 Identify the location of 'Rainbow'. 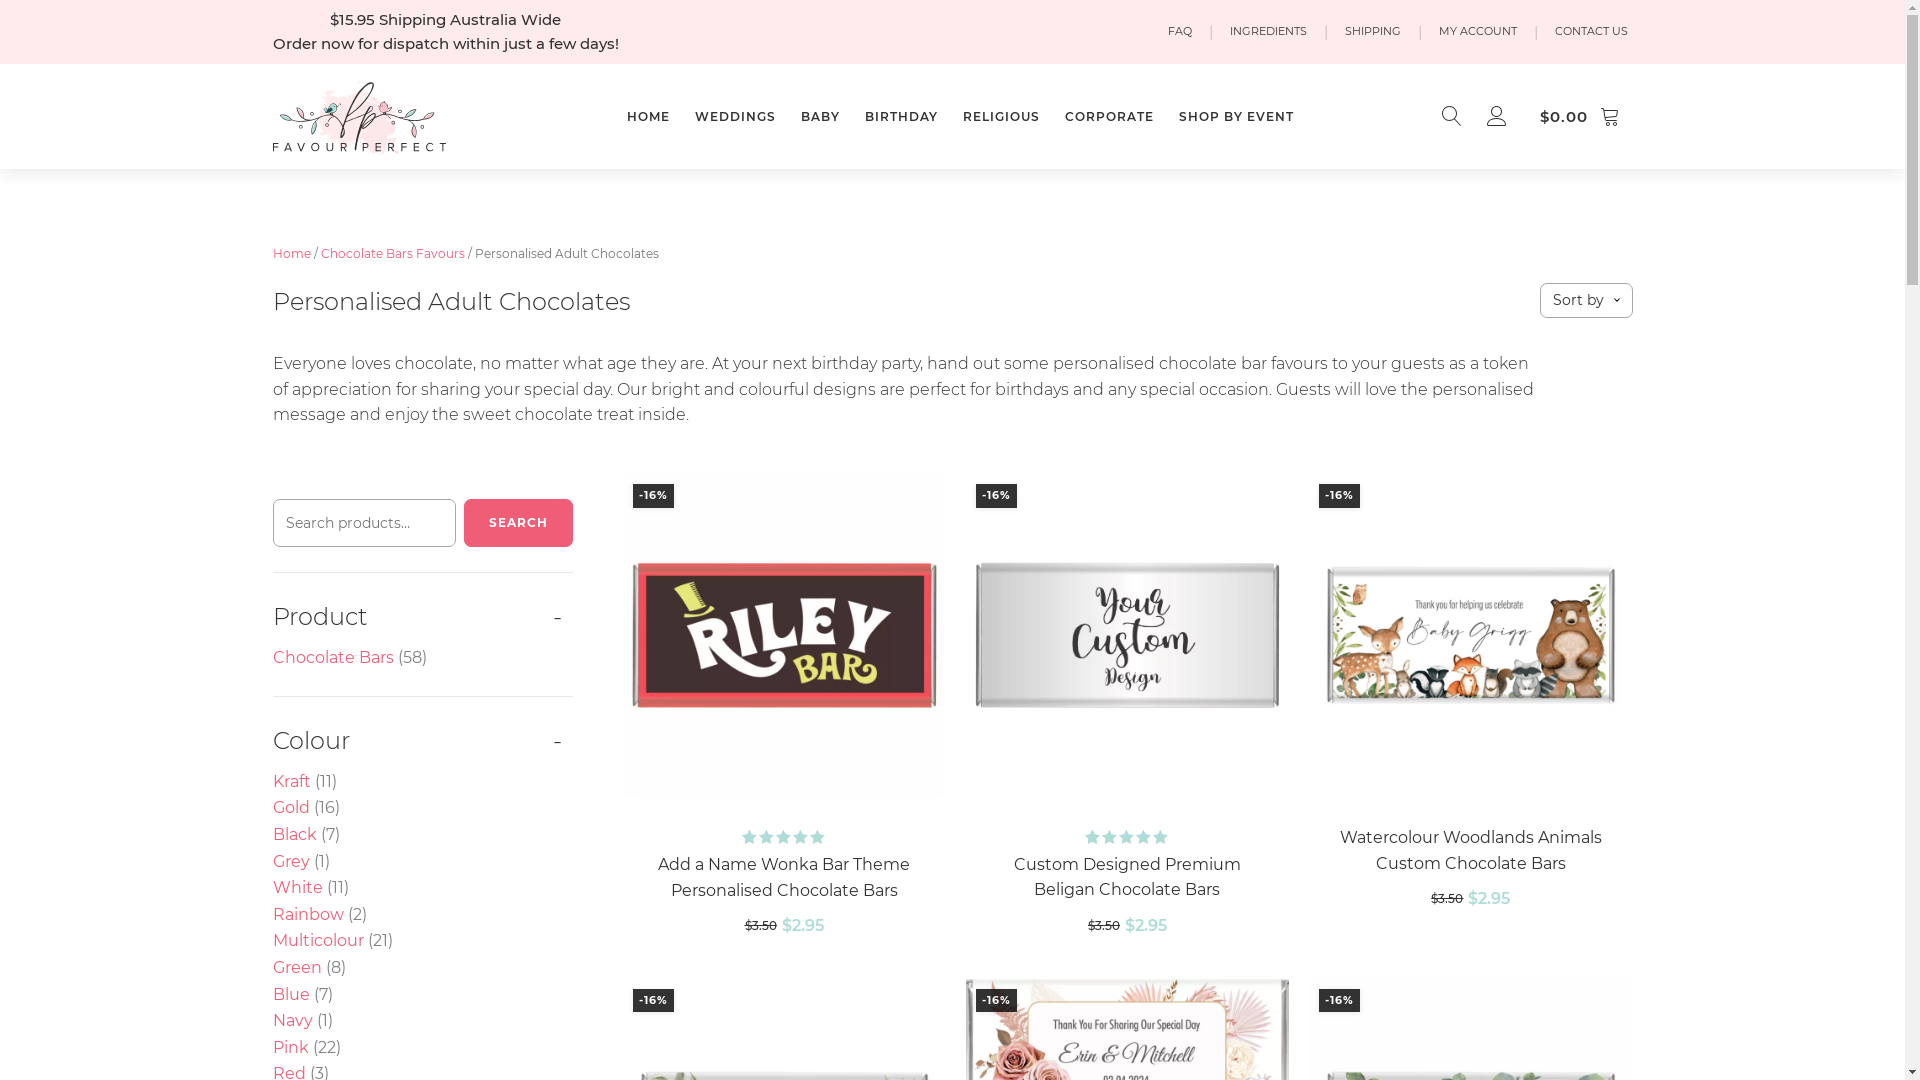
(271, 914).